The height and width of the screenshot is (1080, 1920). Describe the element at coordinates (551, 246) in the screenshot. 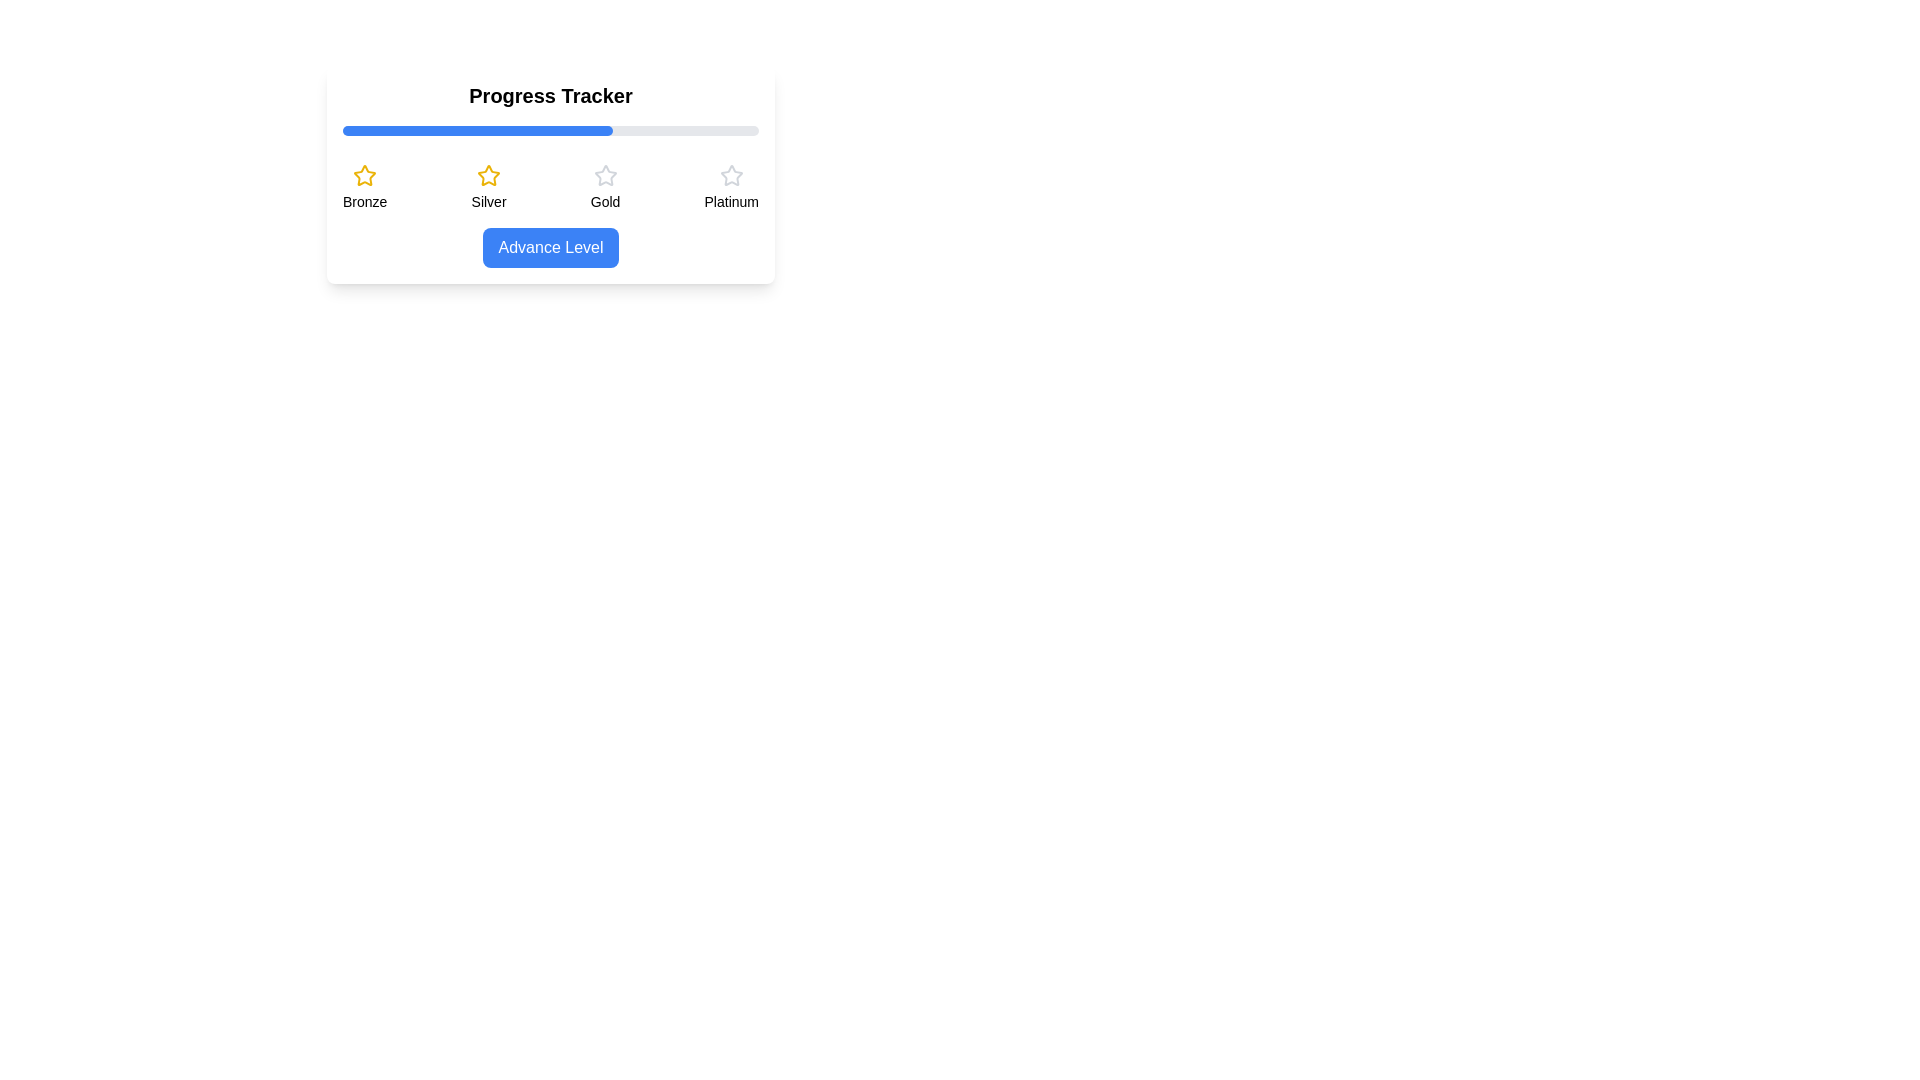

I see `the 'Advance Level' button with a blue background and white text located at the bottom center of the 'Progress Tracker' card to trigger a visual change` at that location.